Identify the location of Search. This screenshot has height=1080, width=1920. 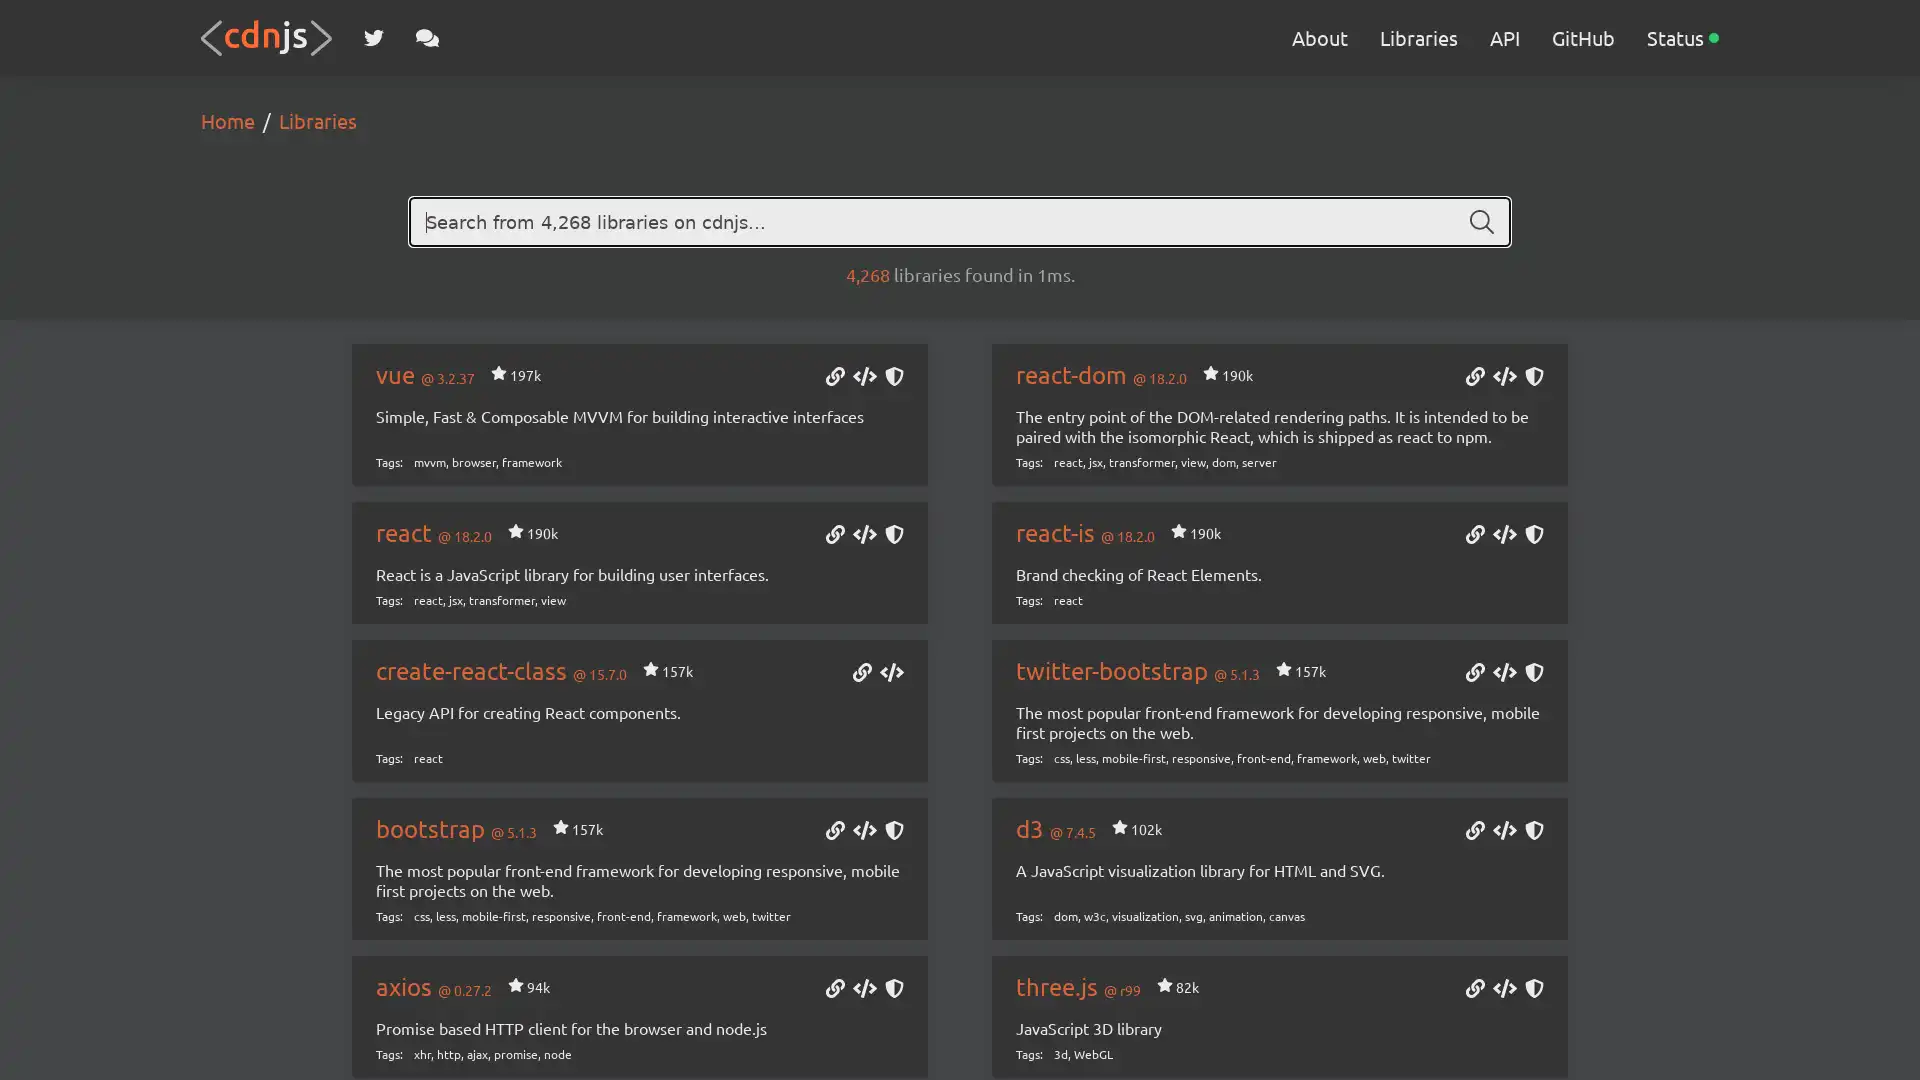
(1482, 222).